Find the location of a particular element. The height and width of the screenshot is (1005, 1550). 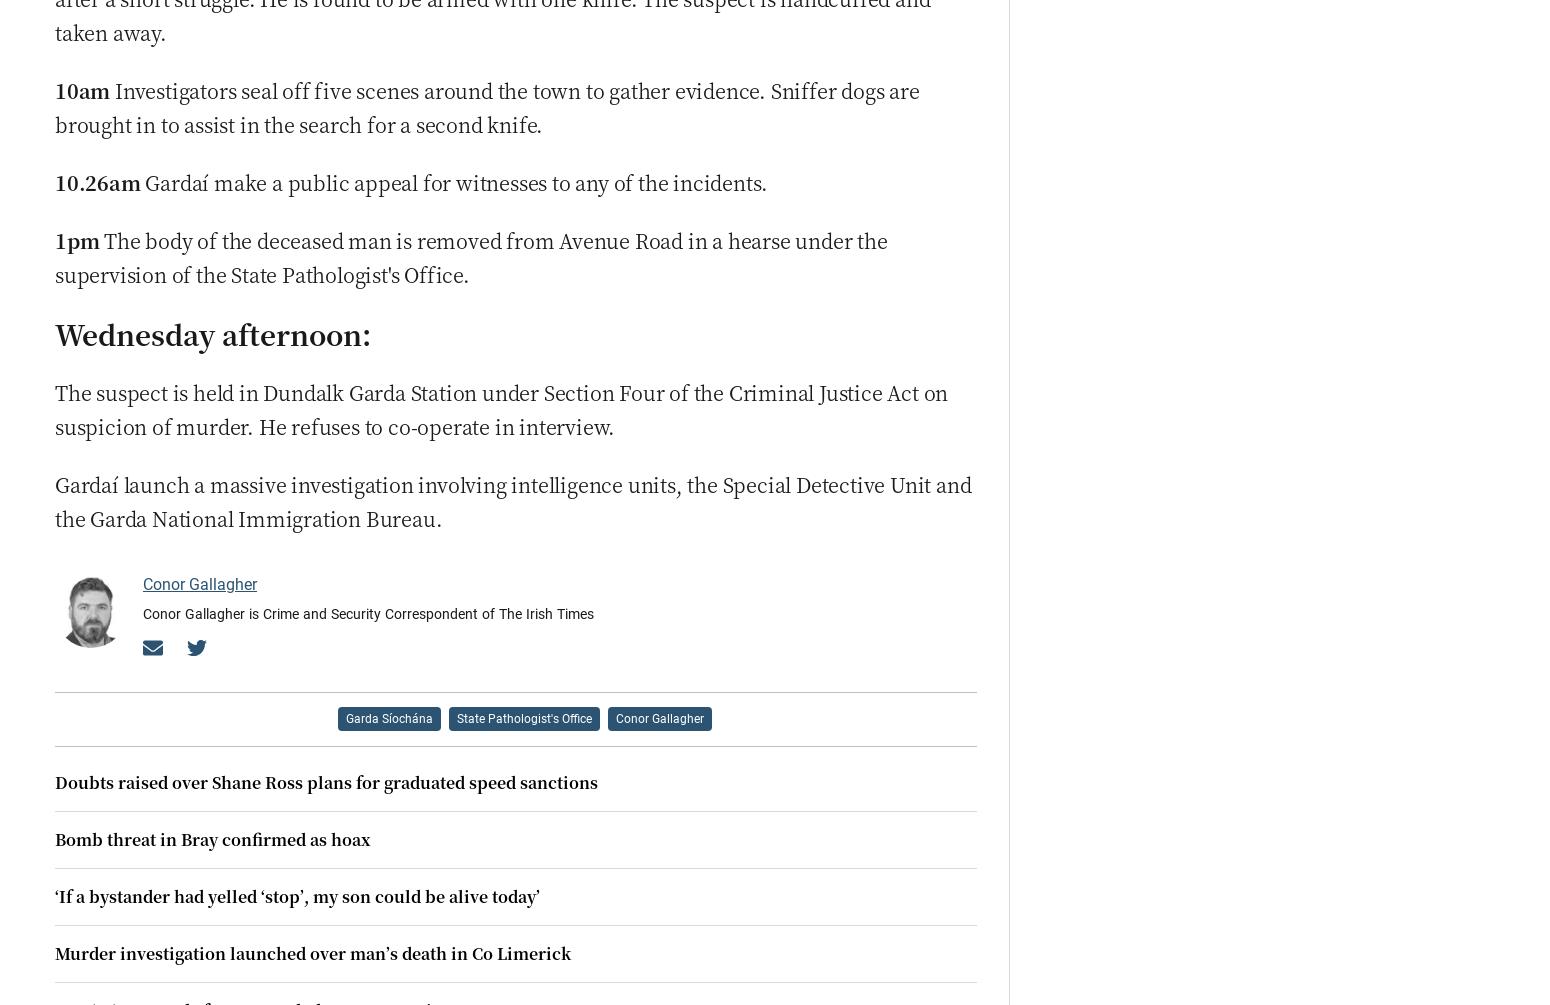

'Doubts raised over Shane Ross plans for graduated speed sanctions' is located at coordinates (325, 781).